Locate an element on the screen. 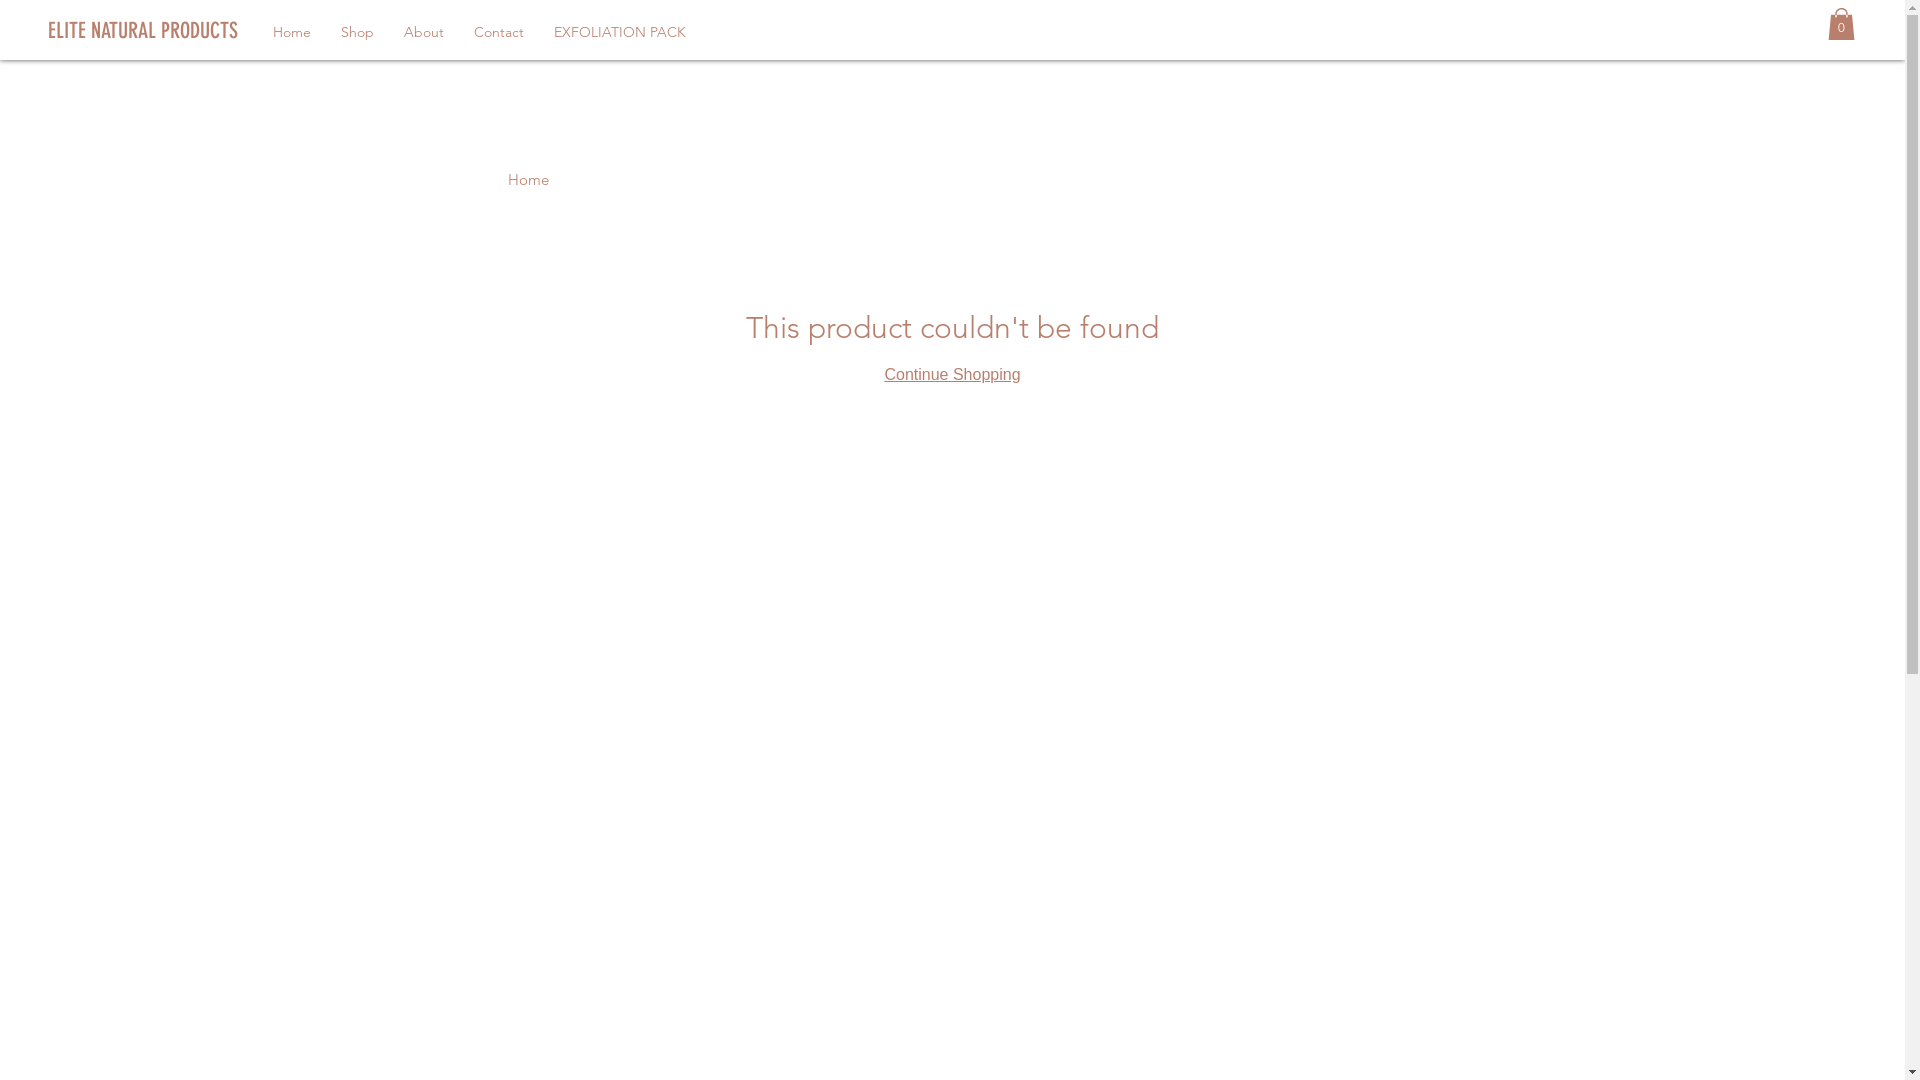 Image resolution: width=1920 pixels, height=1080 pixels. 'Shop' is located at coordinates (357, 31).